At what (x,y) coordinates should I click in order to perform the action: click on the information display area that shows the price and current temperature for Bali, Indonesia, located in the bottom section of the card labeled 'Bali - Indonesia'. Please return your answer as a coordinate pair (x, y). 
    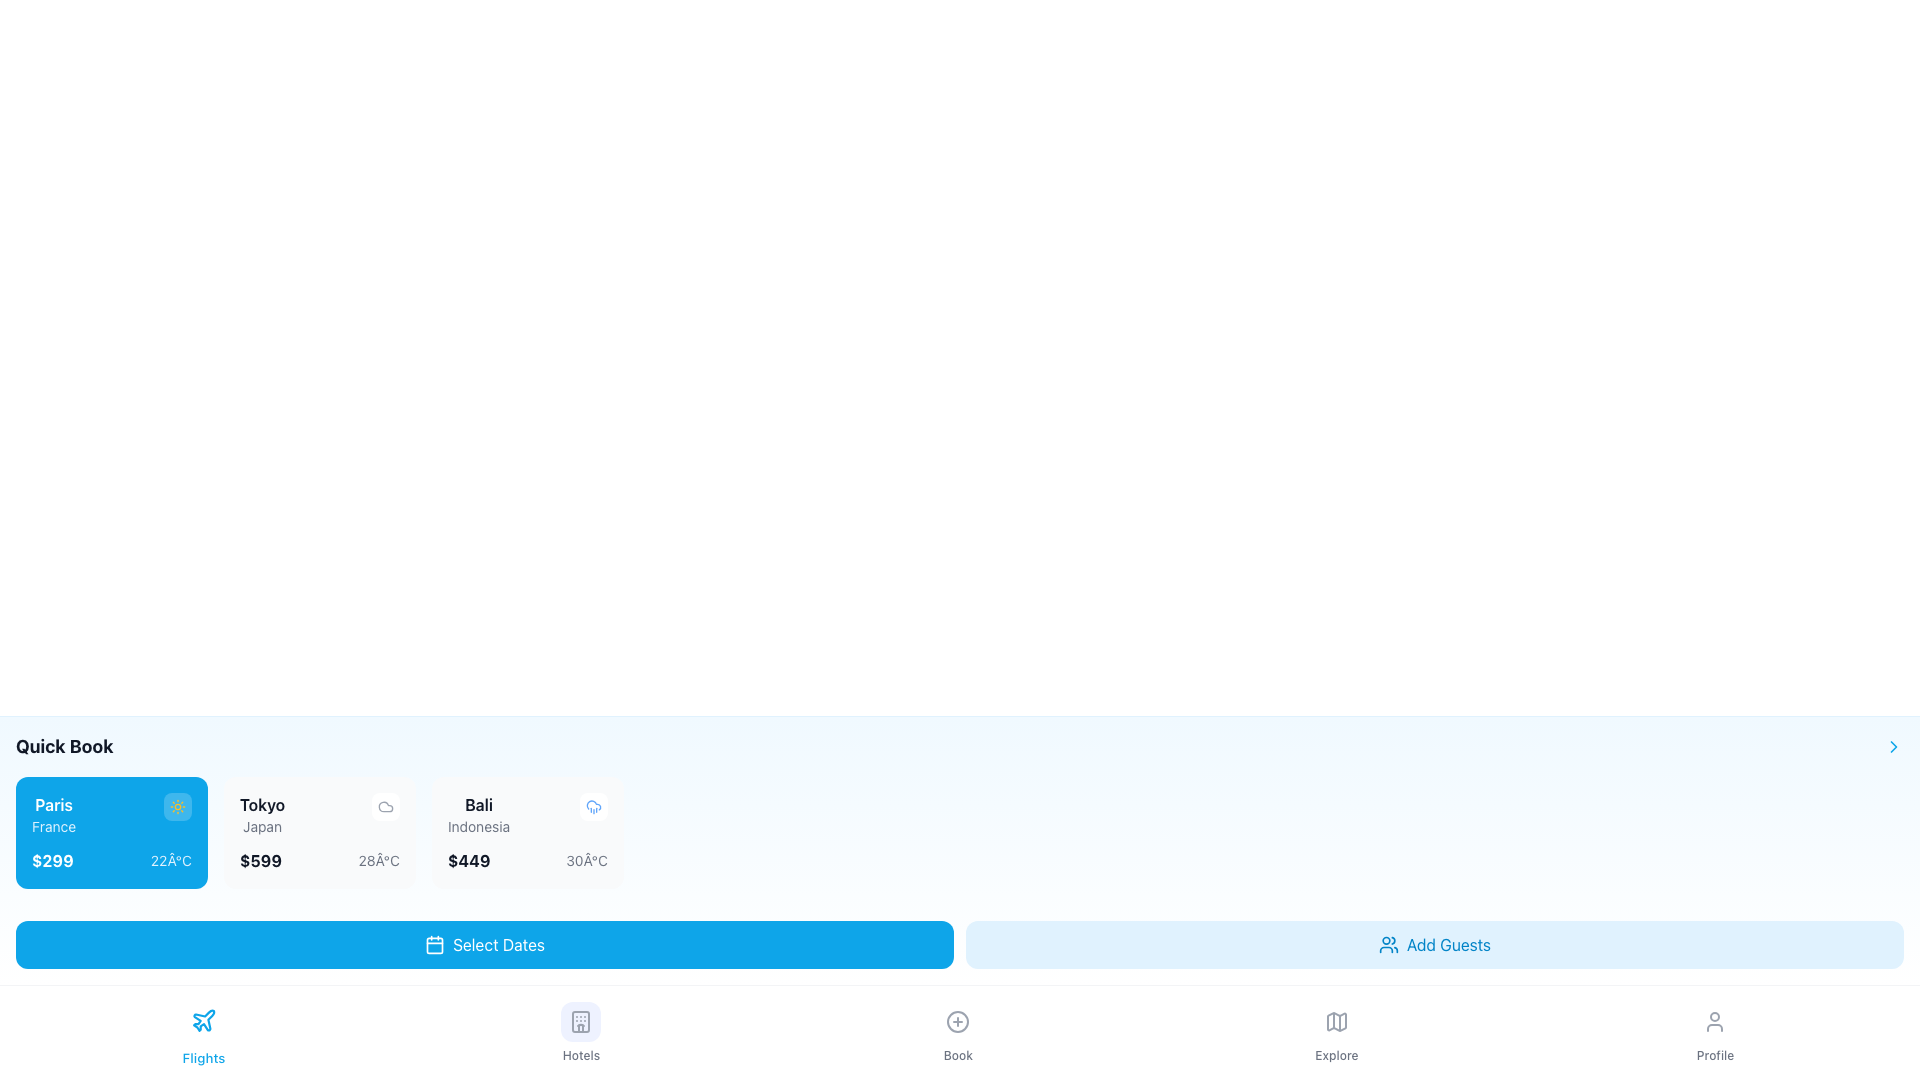
    Looking at the image, I should click on (528, 859).